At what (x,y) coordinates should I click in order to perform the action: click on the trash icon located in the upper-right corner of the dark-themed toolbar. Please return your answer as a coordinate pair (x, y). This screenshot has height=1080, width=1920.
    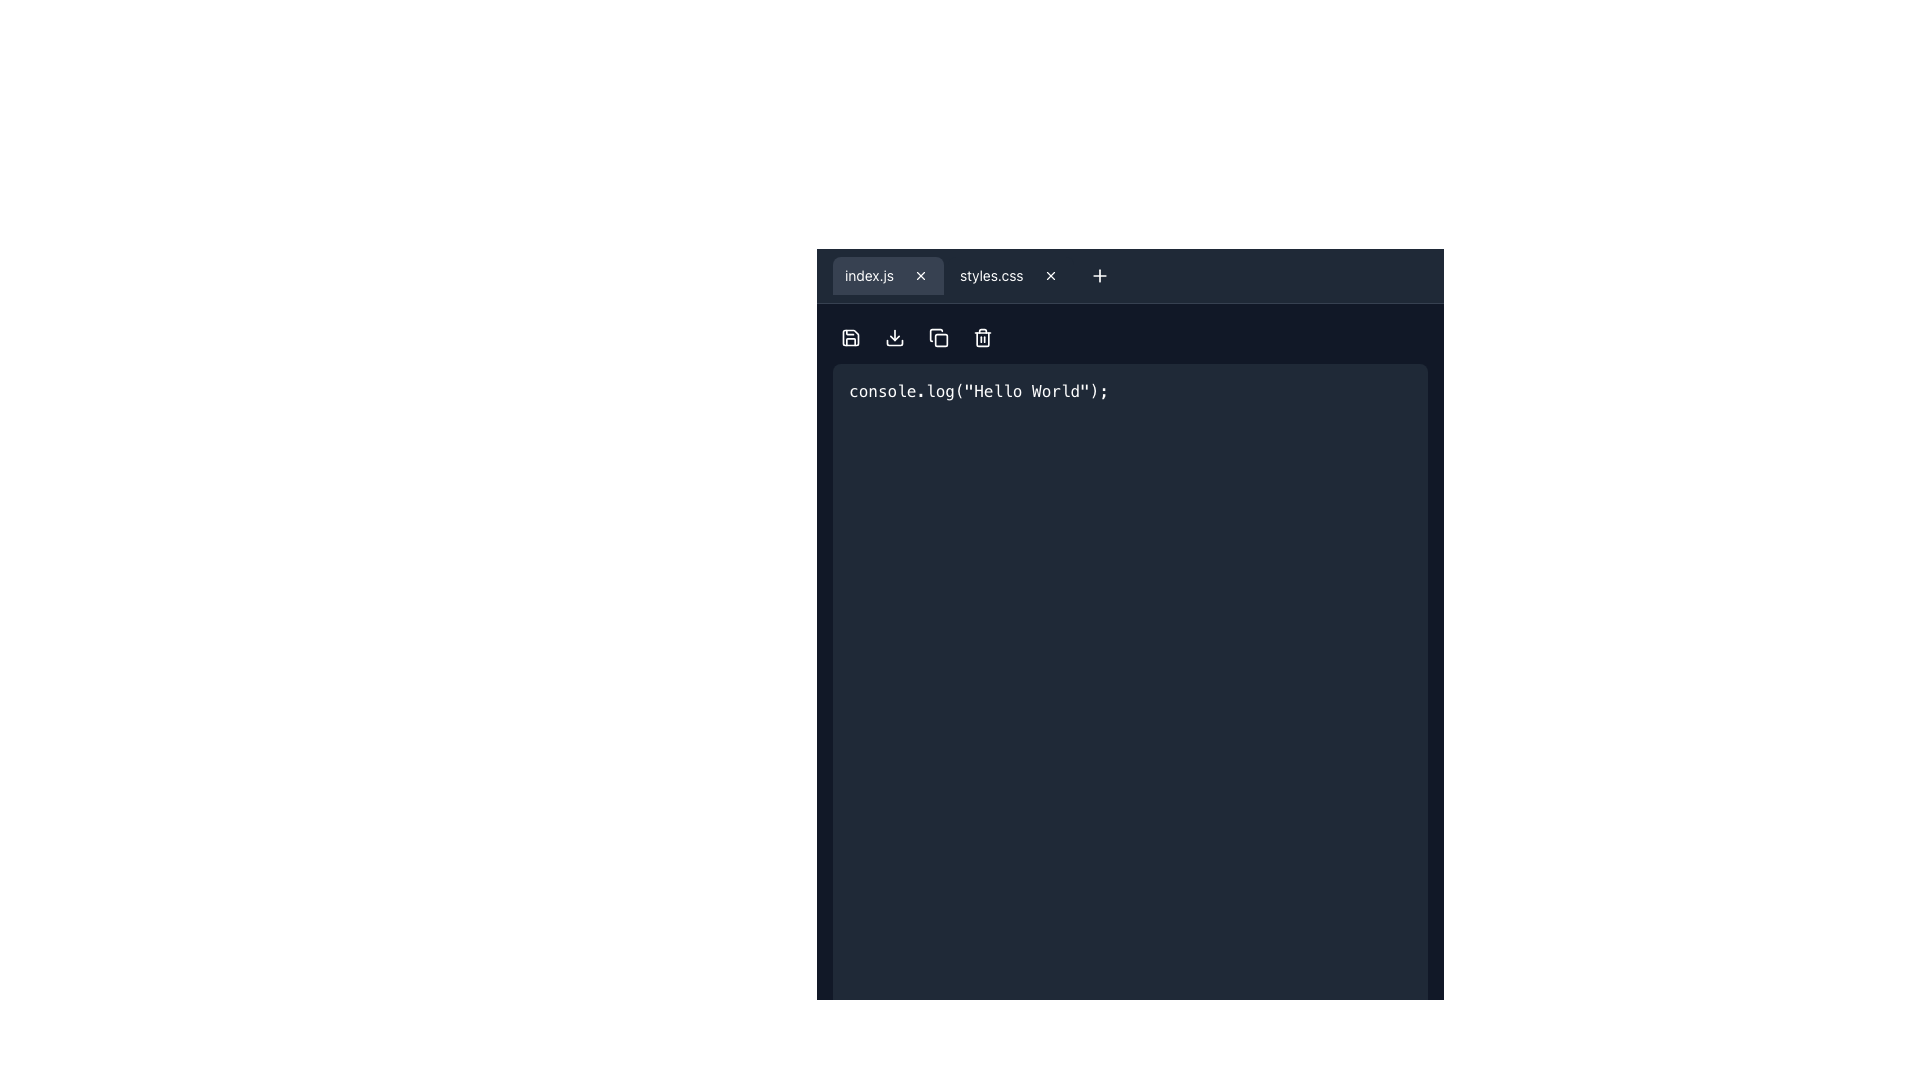
    Looking at the image, I should click on (983, 337).